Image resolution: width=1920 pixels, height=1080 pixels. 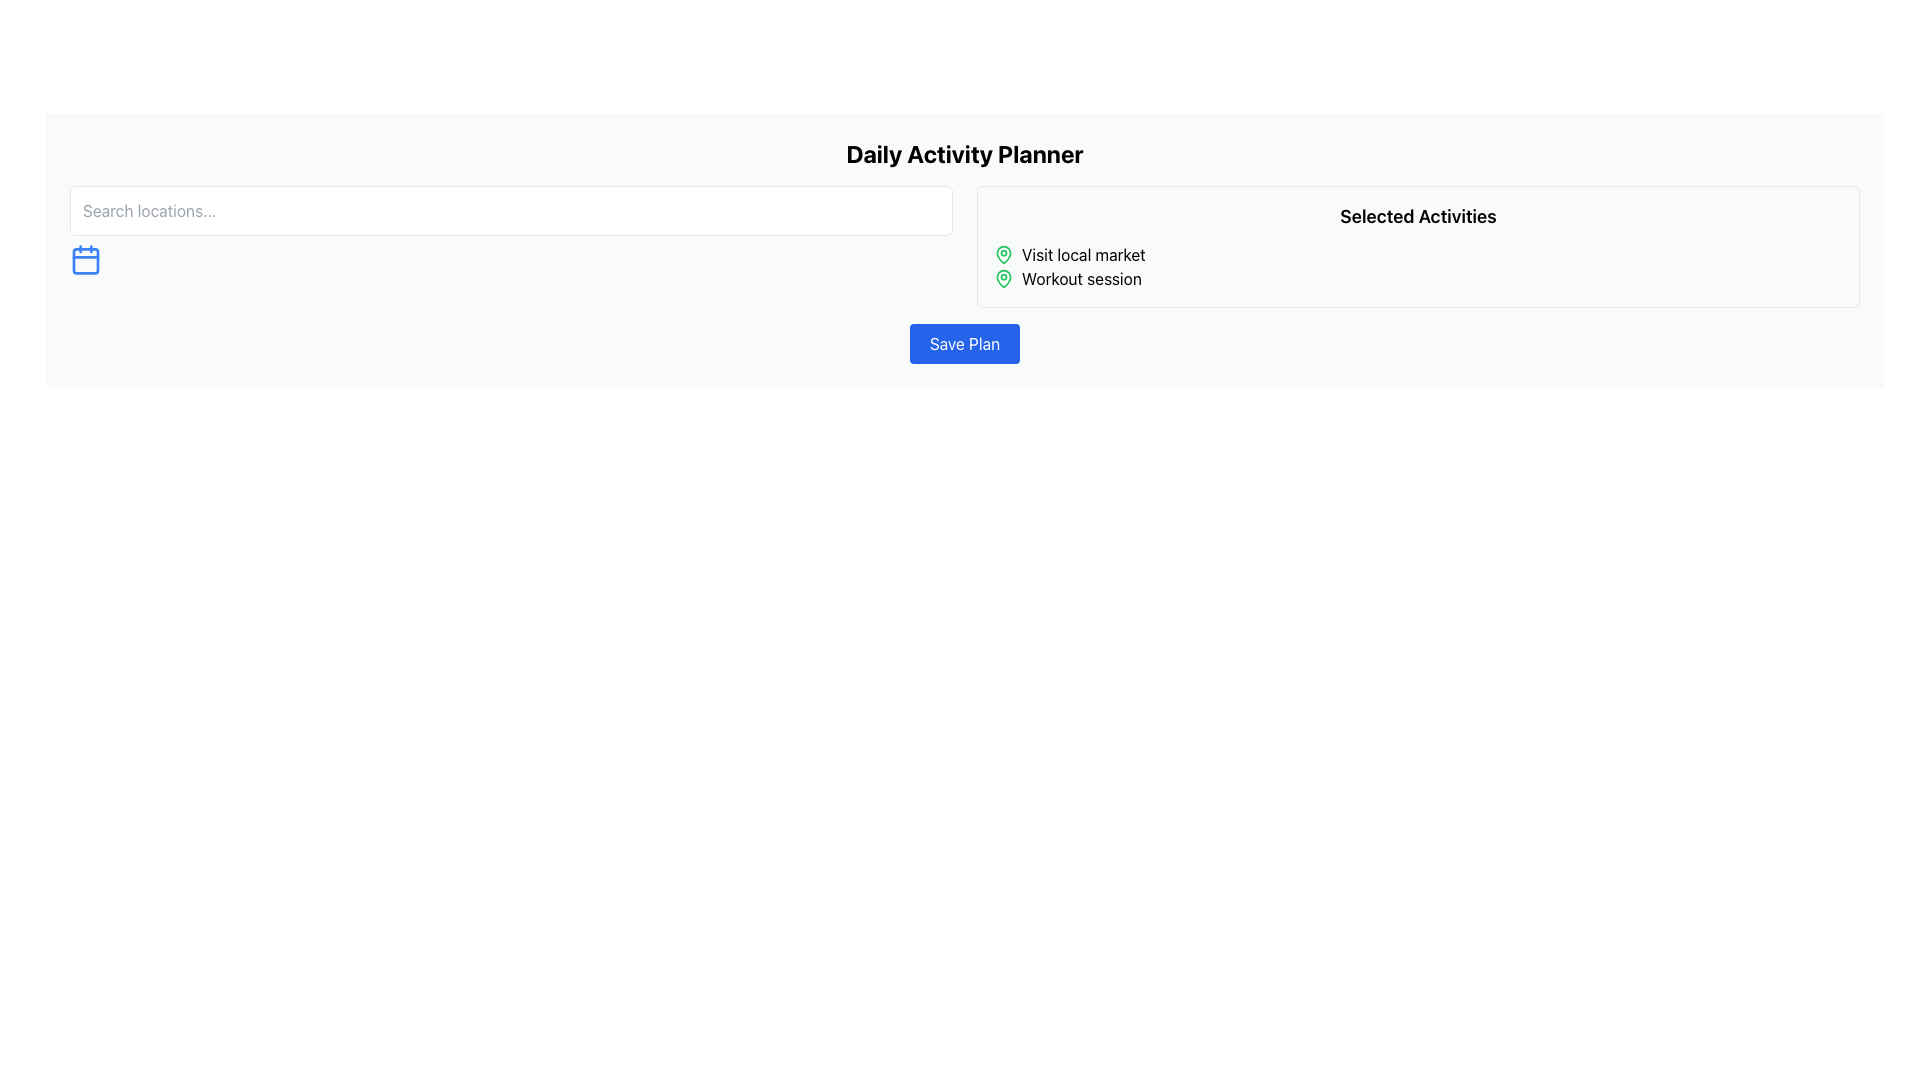 I want to click on the Text Label that serves as a header for the section dedicated to selected activities, located on the upper-right side of the interface, so click(x=1417, y=216).